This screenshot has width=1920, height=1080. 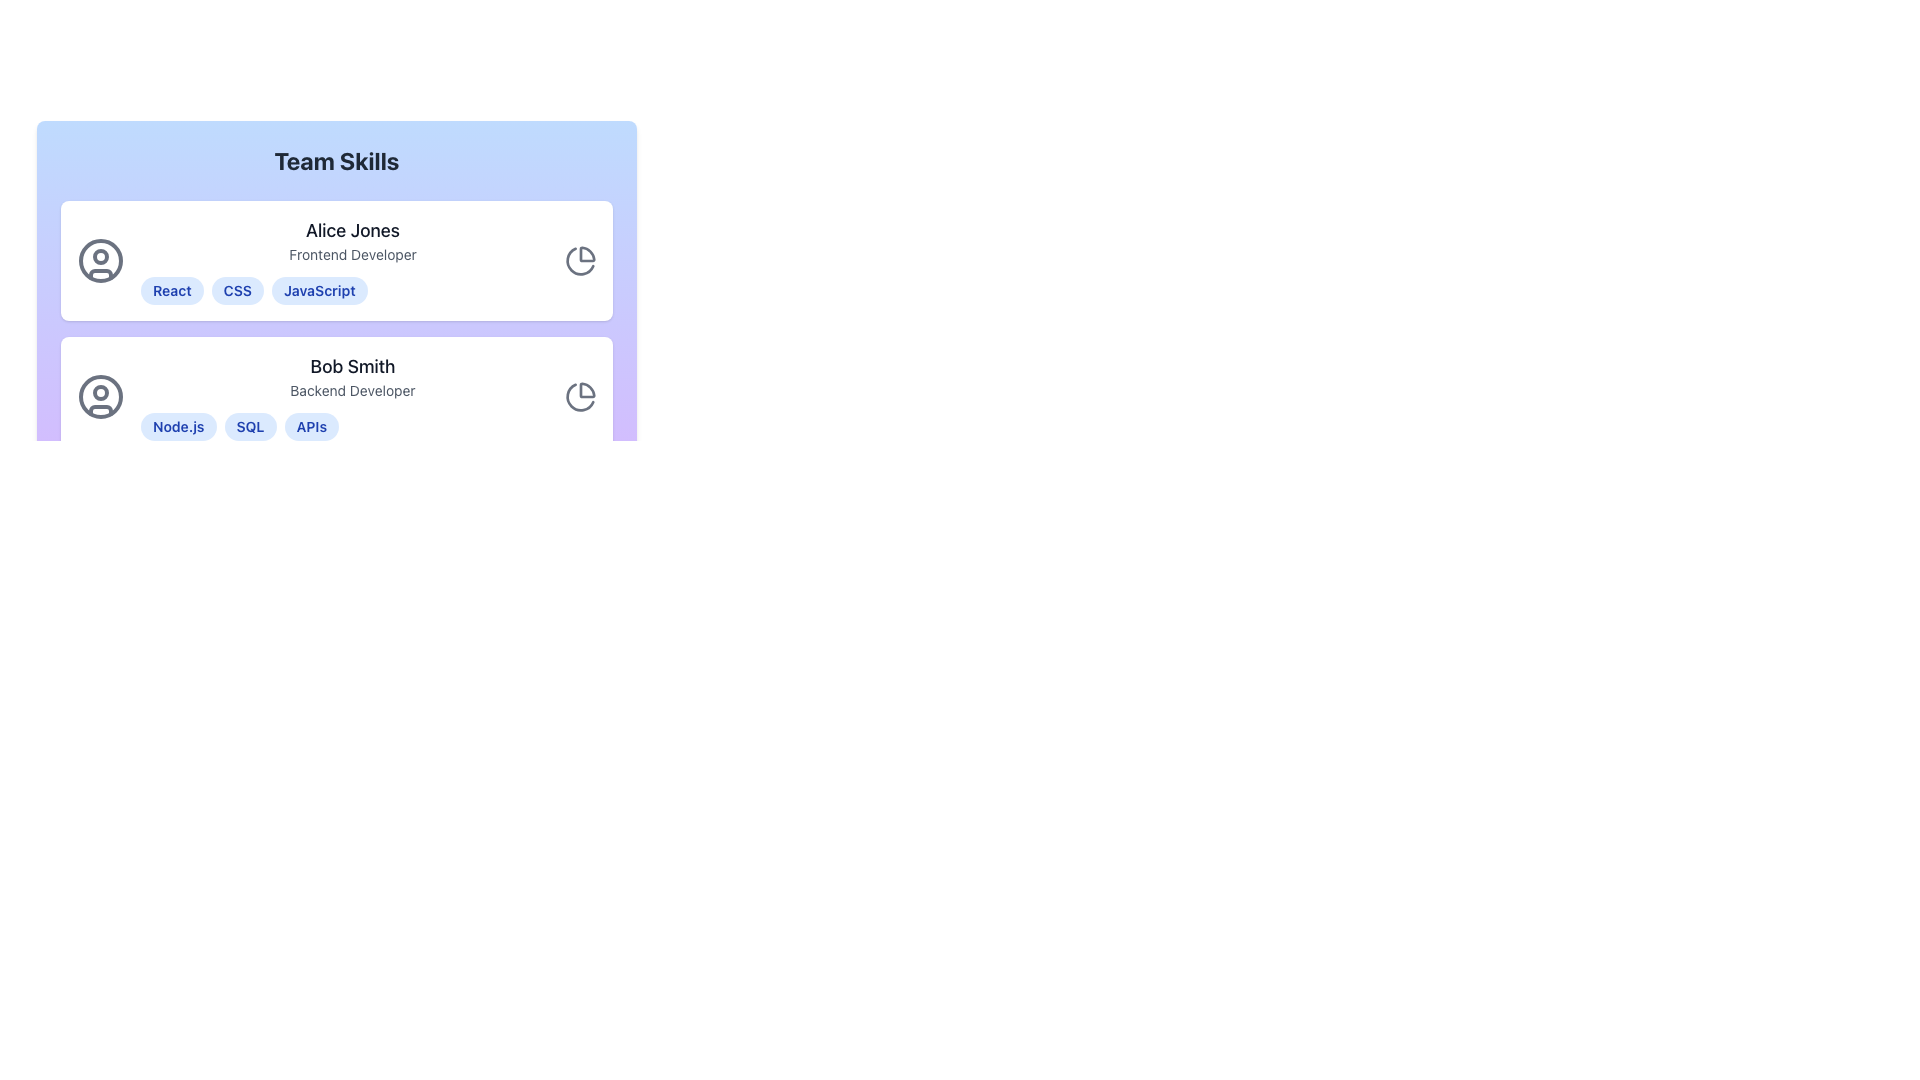 I want to click on the small circular shape within the profile icon of 'Bob Smith' in the second user card, so click(x=99, y=393).